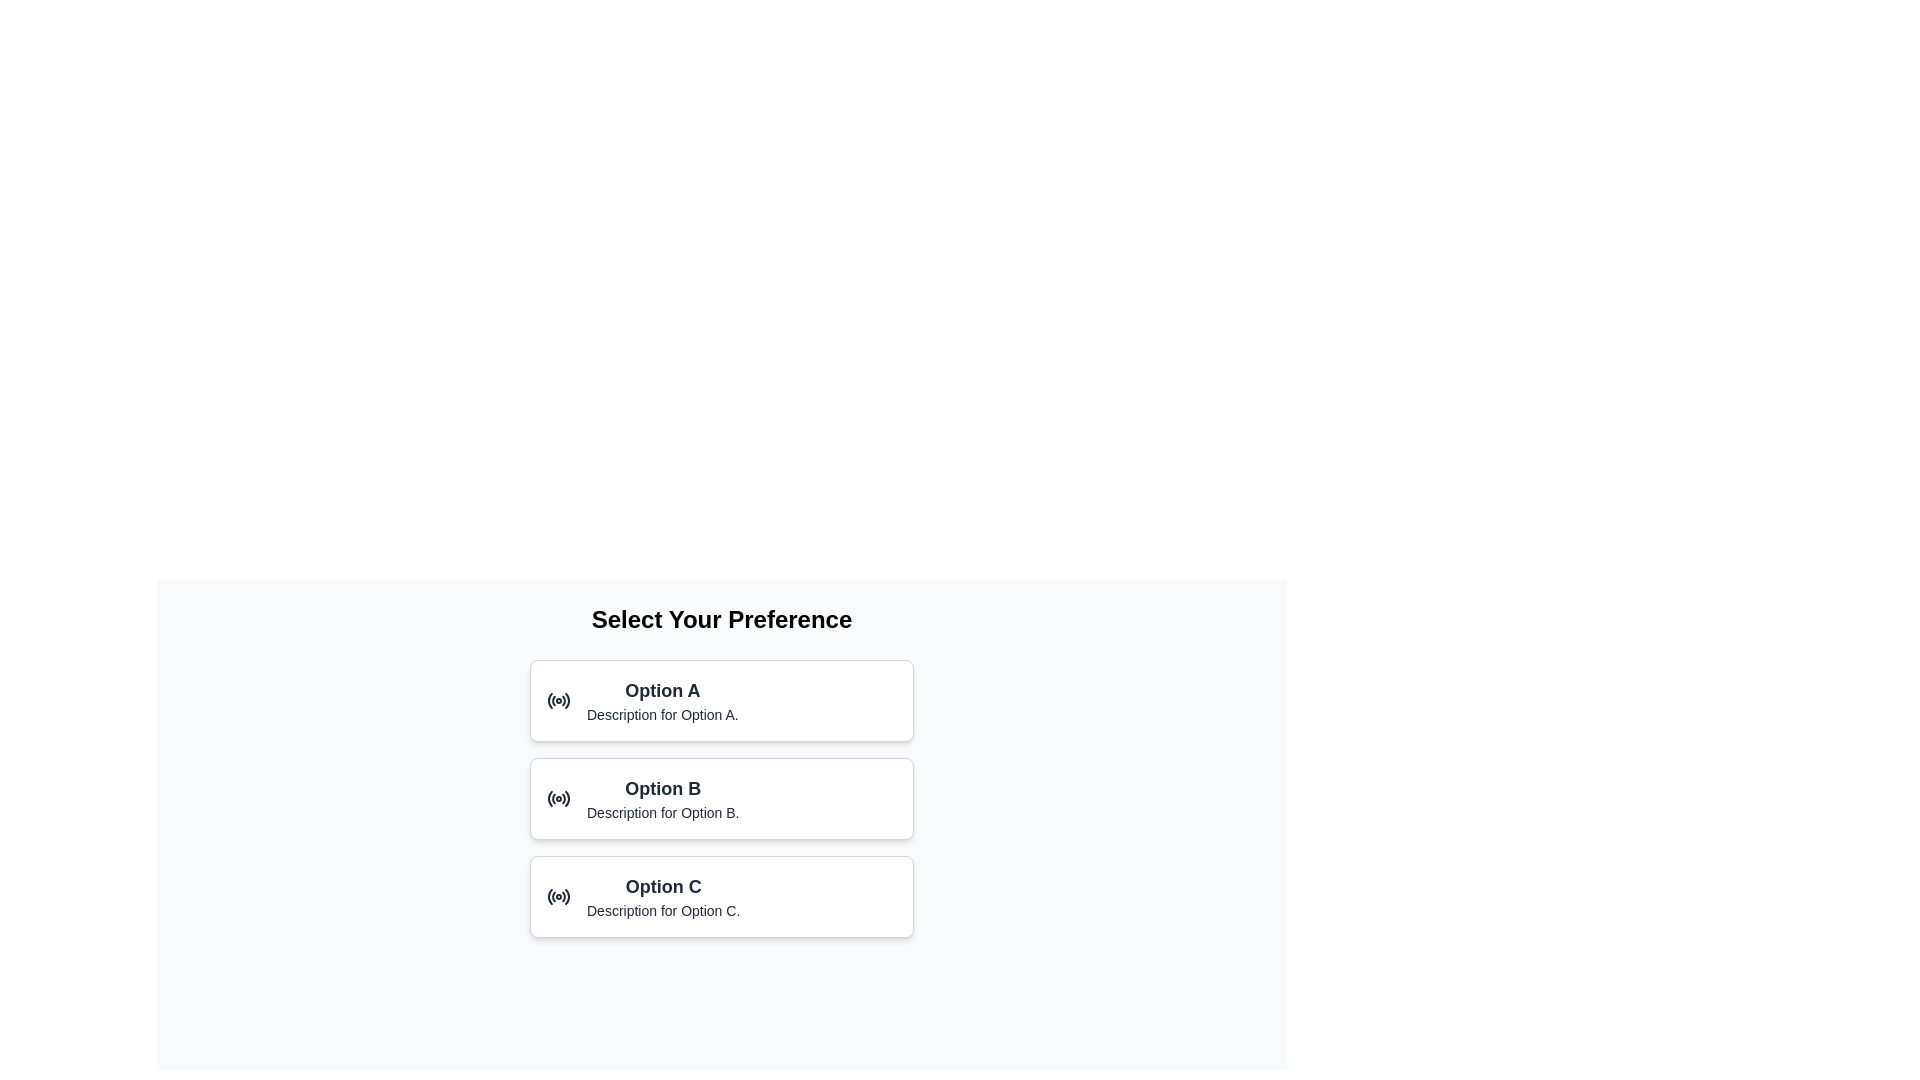 This screenshot has height=1080, width=1920. What do you see at coordinates (663, 896) in the screenshot?
I see `text of the labeled text group that contains the heading 'Option C' and the descriptive text 'Description for Option C.'` at bounding box center [663, 896].